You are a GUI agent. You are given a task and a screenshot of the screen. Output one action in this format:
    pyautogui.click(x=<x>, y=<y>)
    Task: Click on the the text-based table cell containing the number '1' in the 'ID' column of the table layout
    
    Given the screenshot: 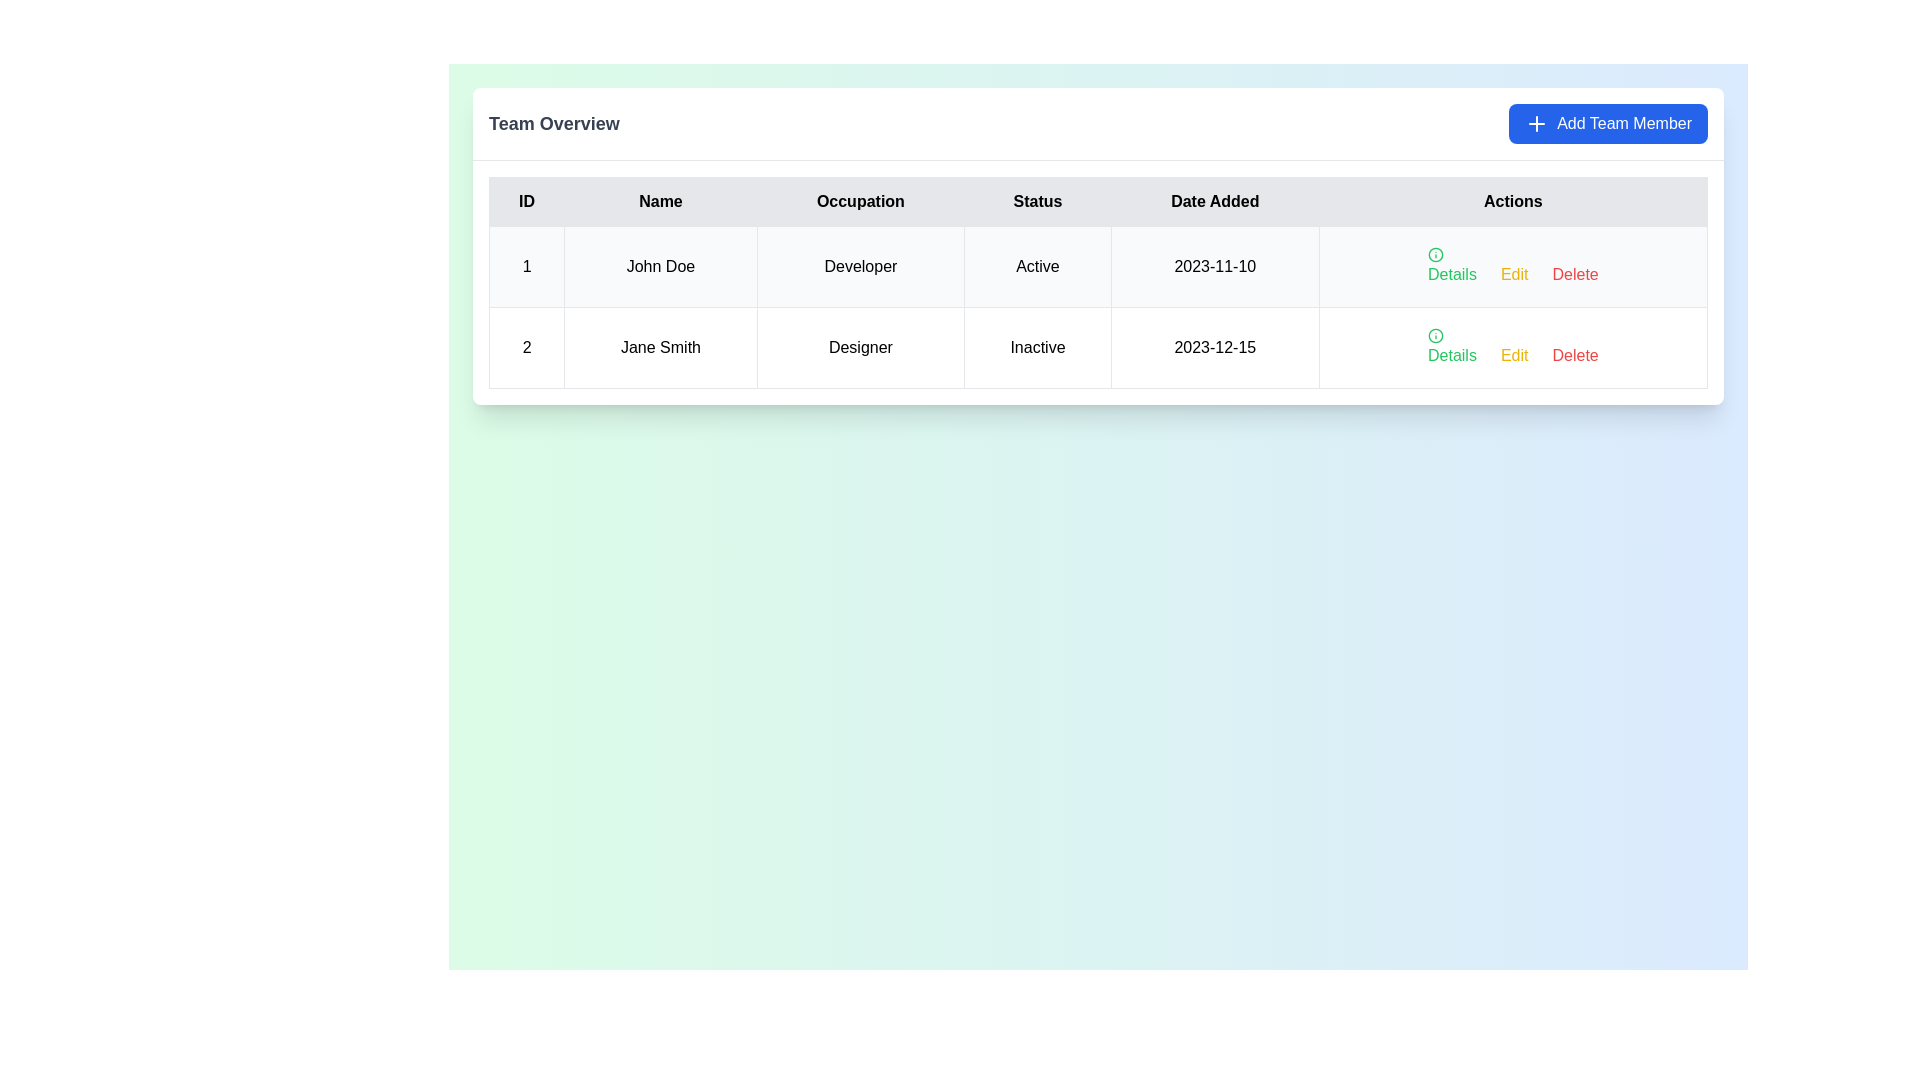 What is the action you would take?
    pyautogui.click(x=527, y=265)
    